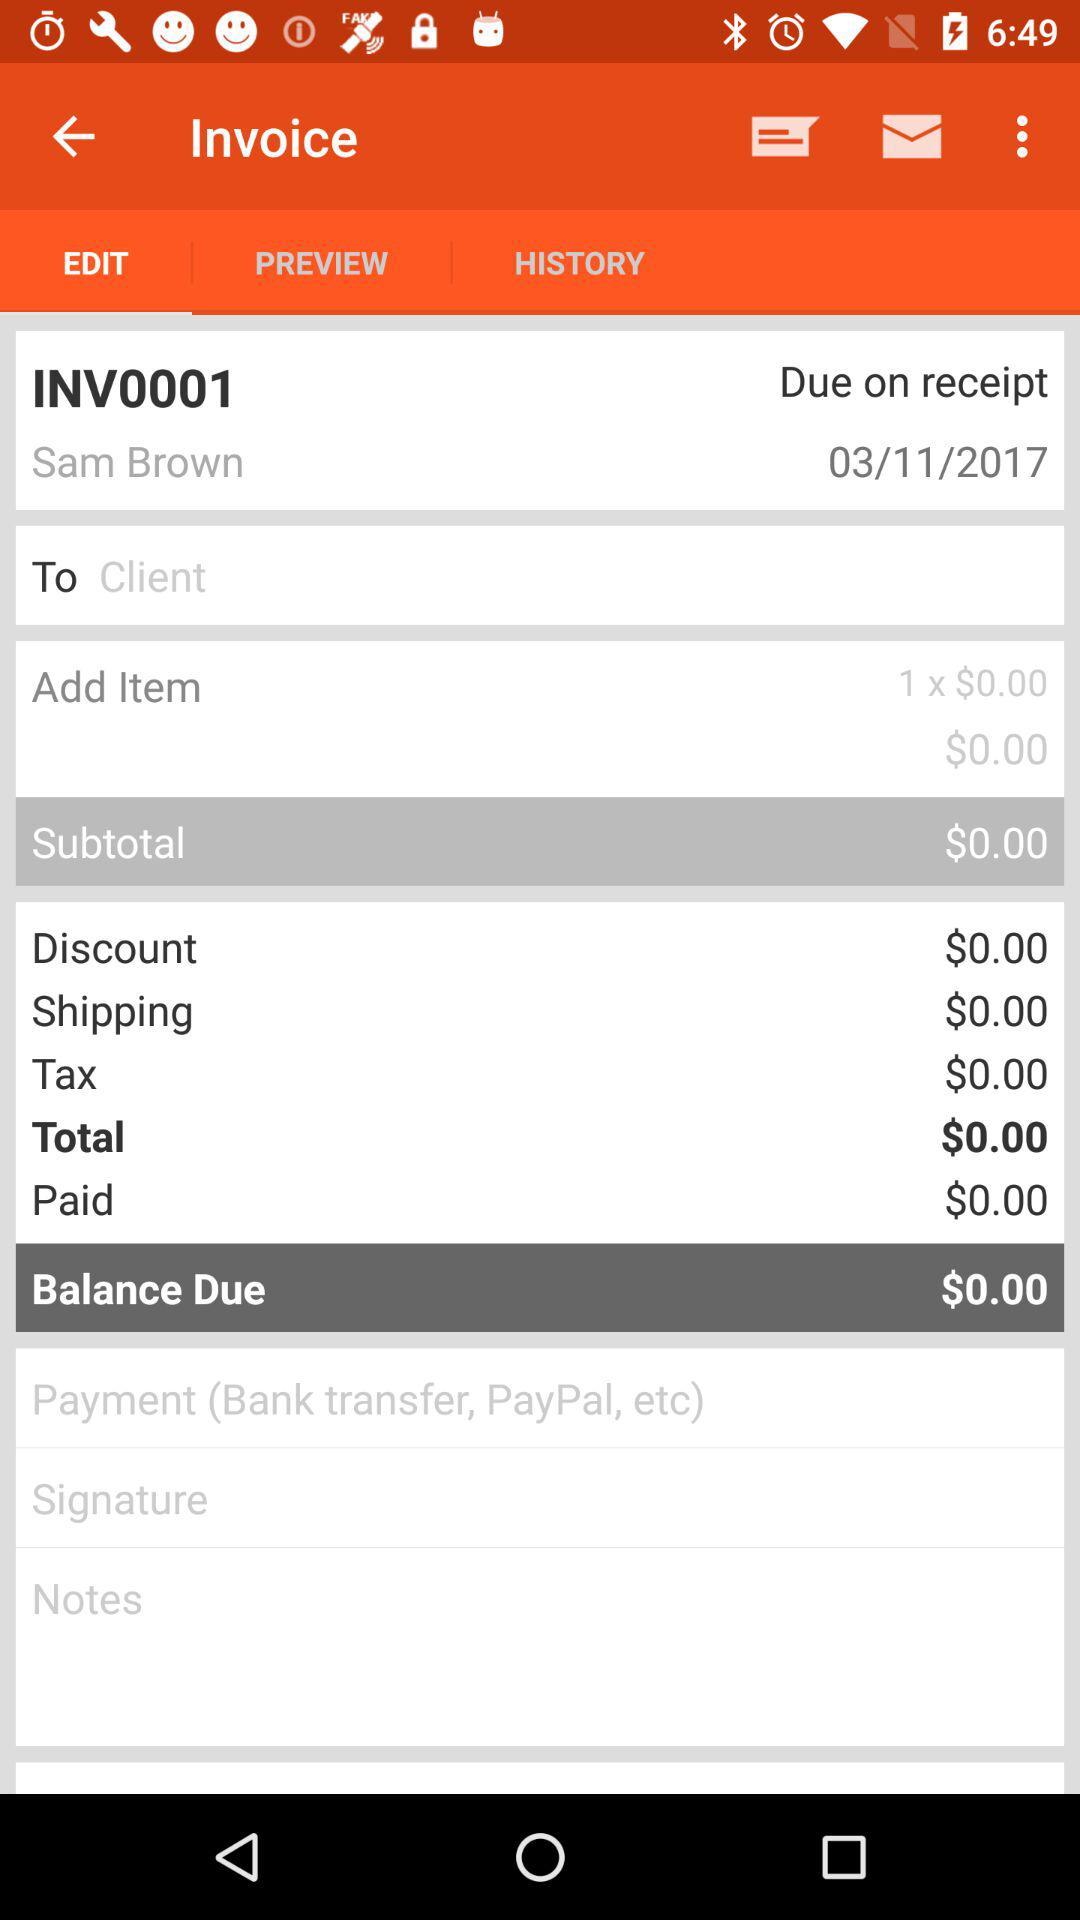 This screenshot has width=1080, height=1920. I want to click on edit, so click(96, 261).